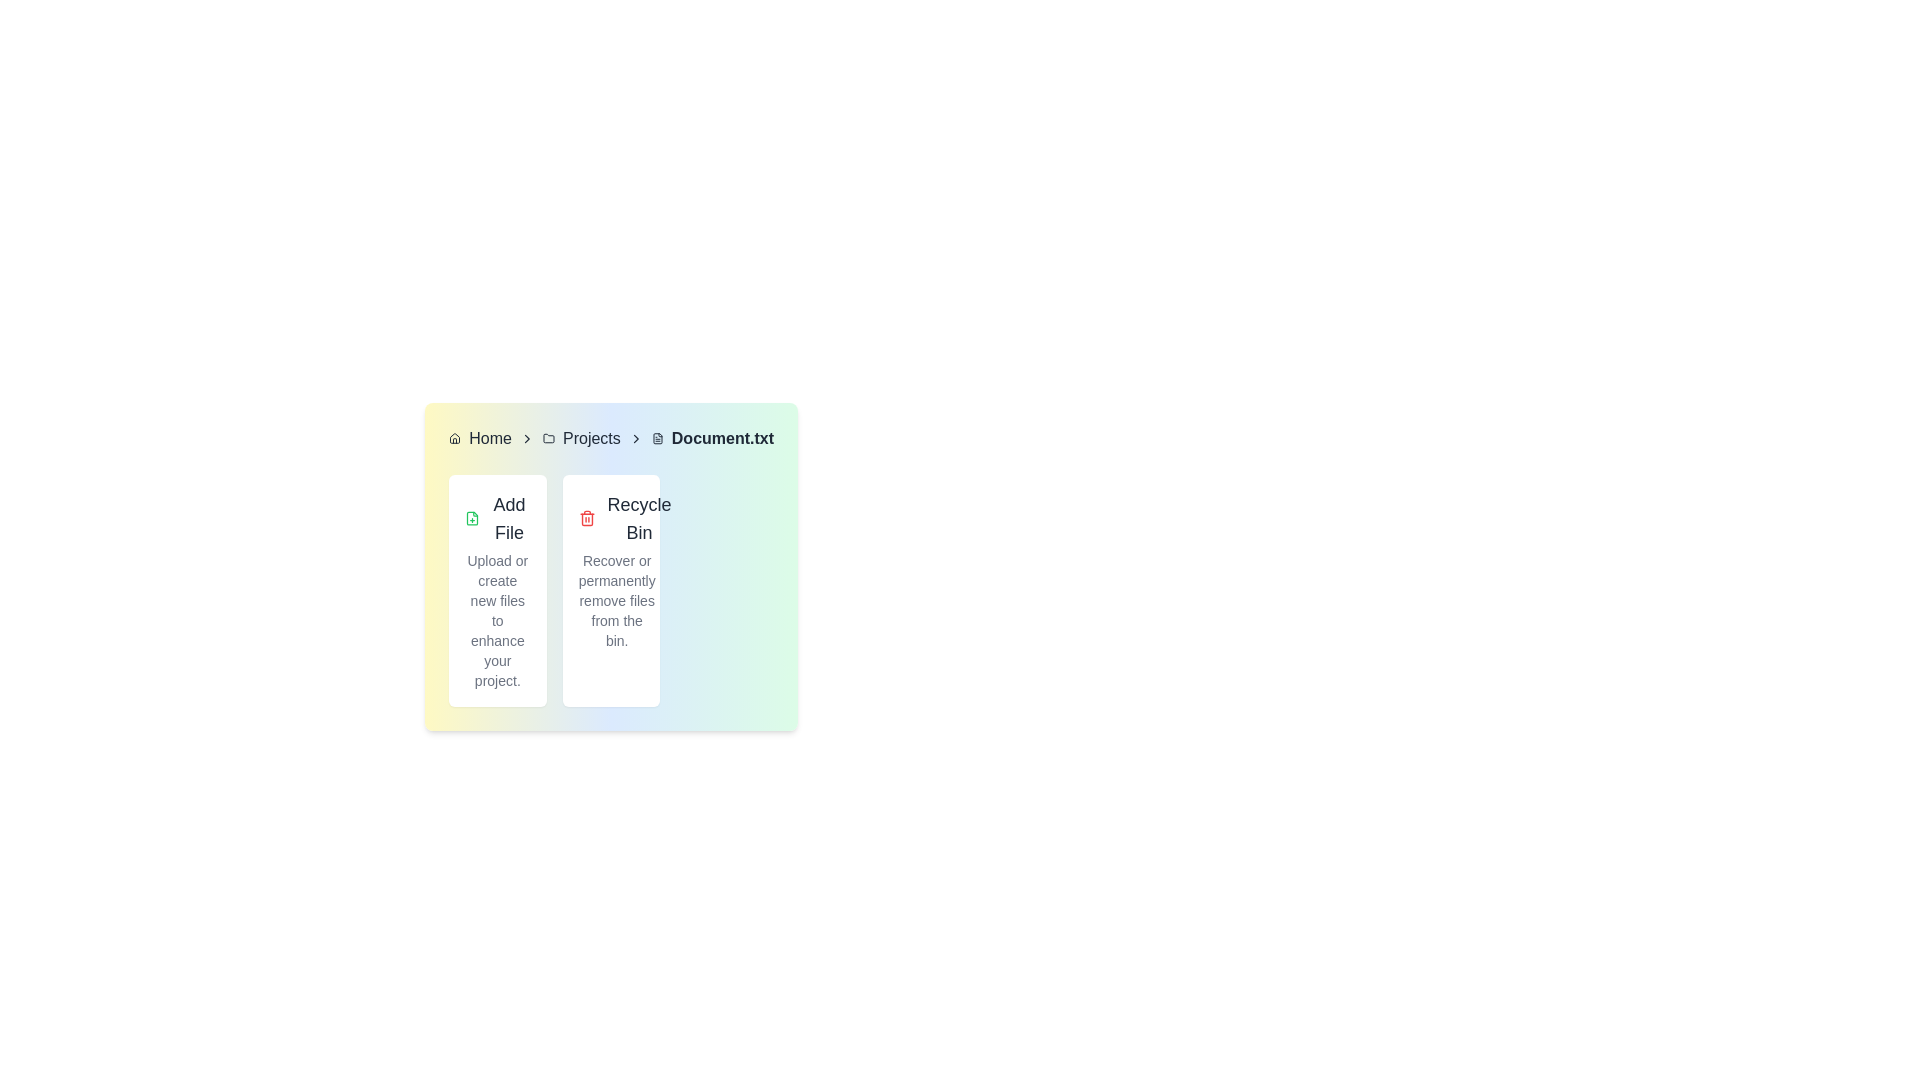  Describe the element at coordinates (490, 438) in the screenshot. I see `the 'Home' navigational link in the breadcrumb navigation bar to redirect to the homepage` at that location.